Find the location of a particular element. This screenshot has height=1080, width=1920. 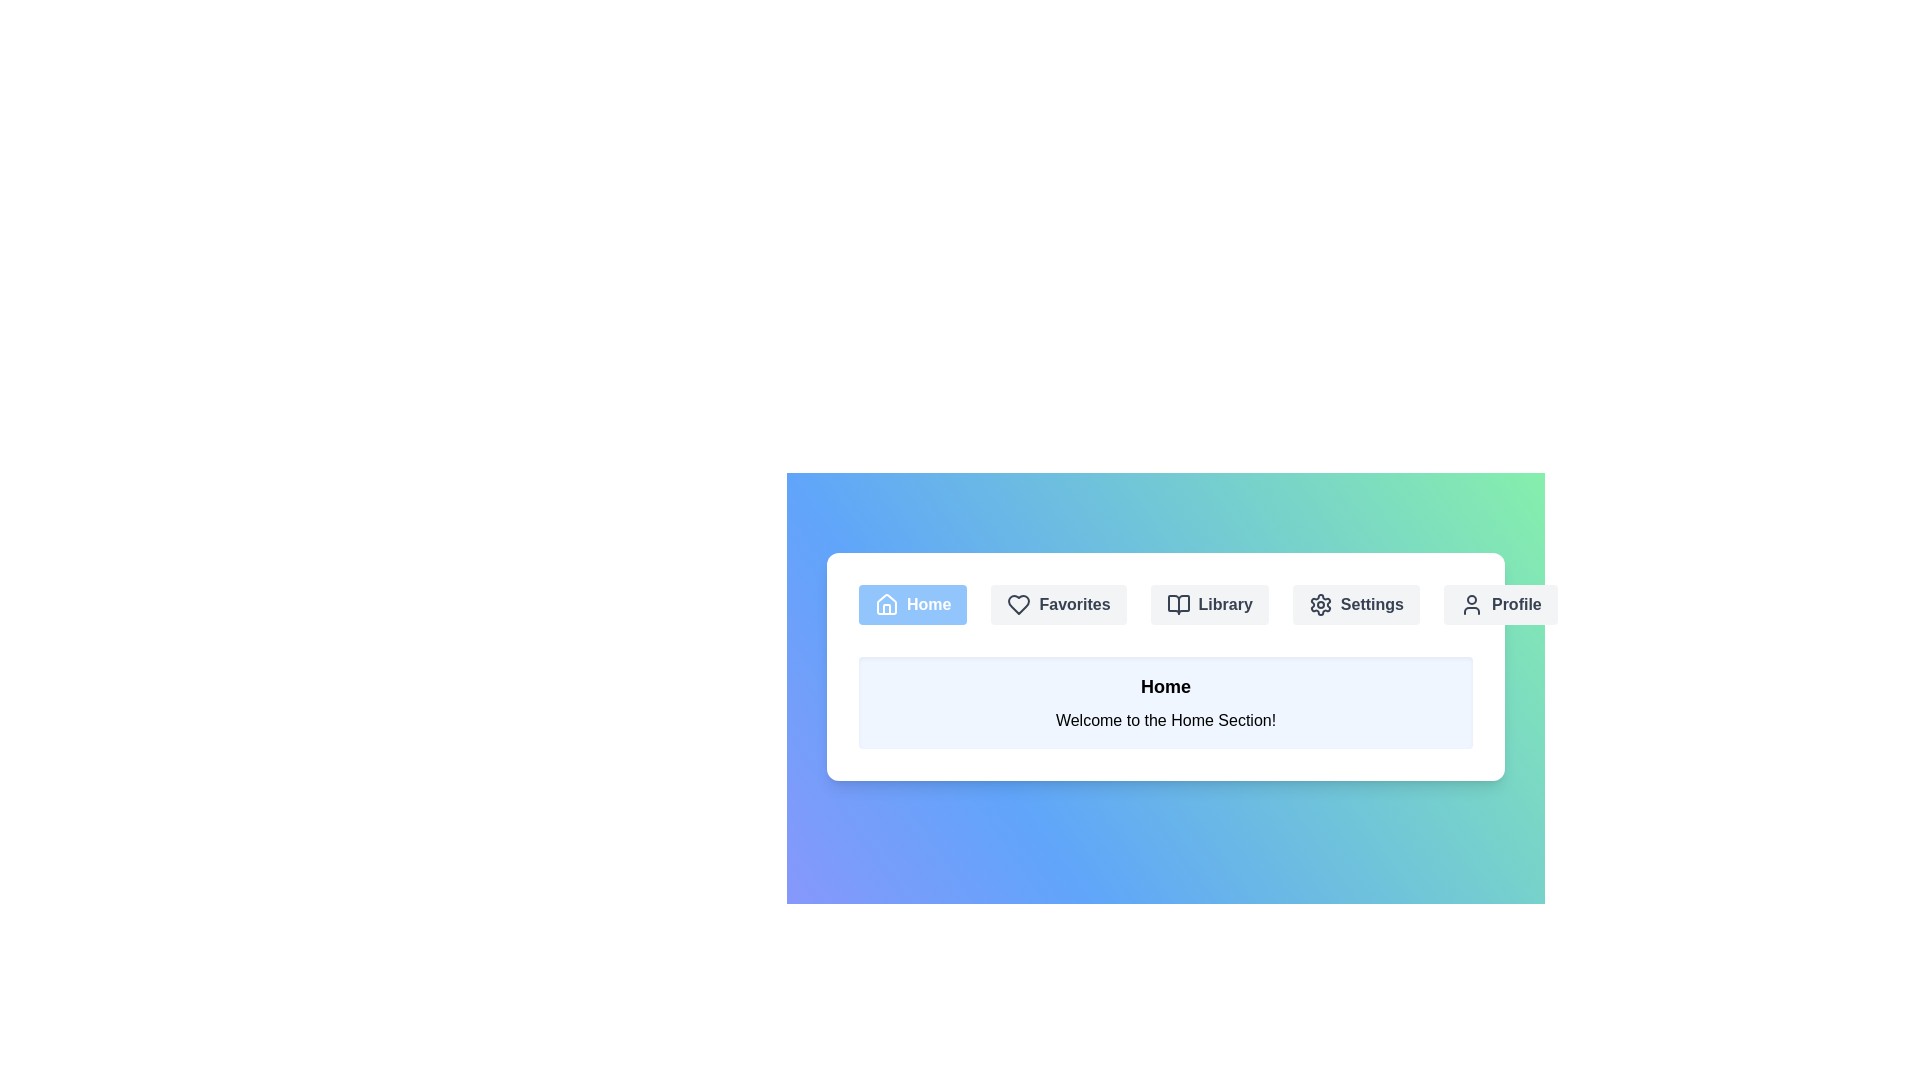

the heart-shaped icon in the navigation bar, which is the second icon from the left next to the 'Home' button, to focus on it is located at coordinates (1019, 604).